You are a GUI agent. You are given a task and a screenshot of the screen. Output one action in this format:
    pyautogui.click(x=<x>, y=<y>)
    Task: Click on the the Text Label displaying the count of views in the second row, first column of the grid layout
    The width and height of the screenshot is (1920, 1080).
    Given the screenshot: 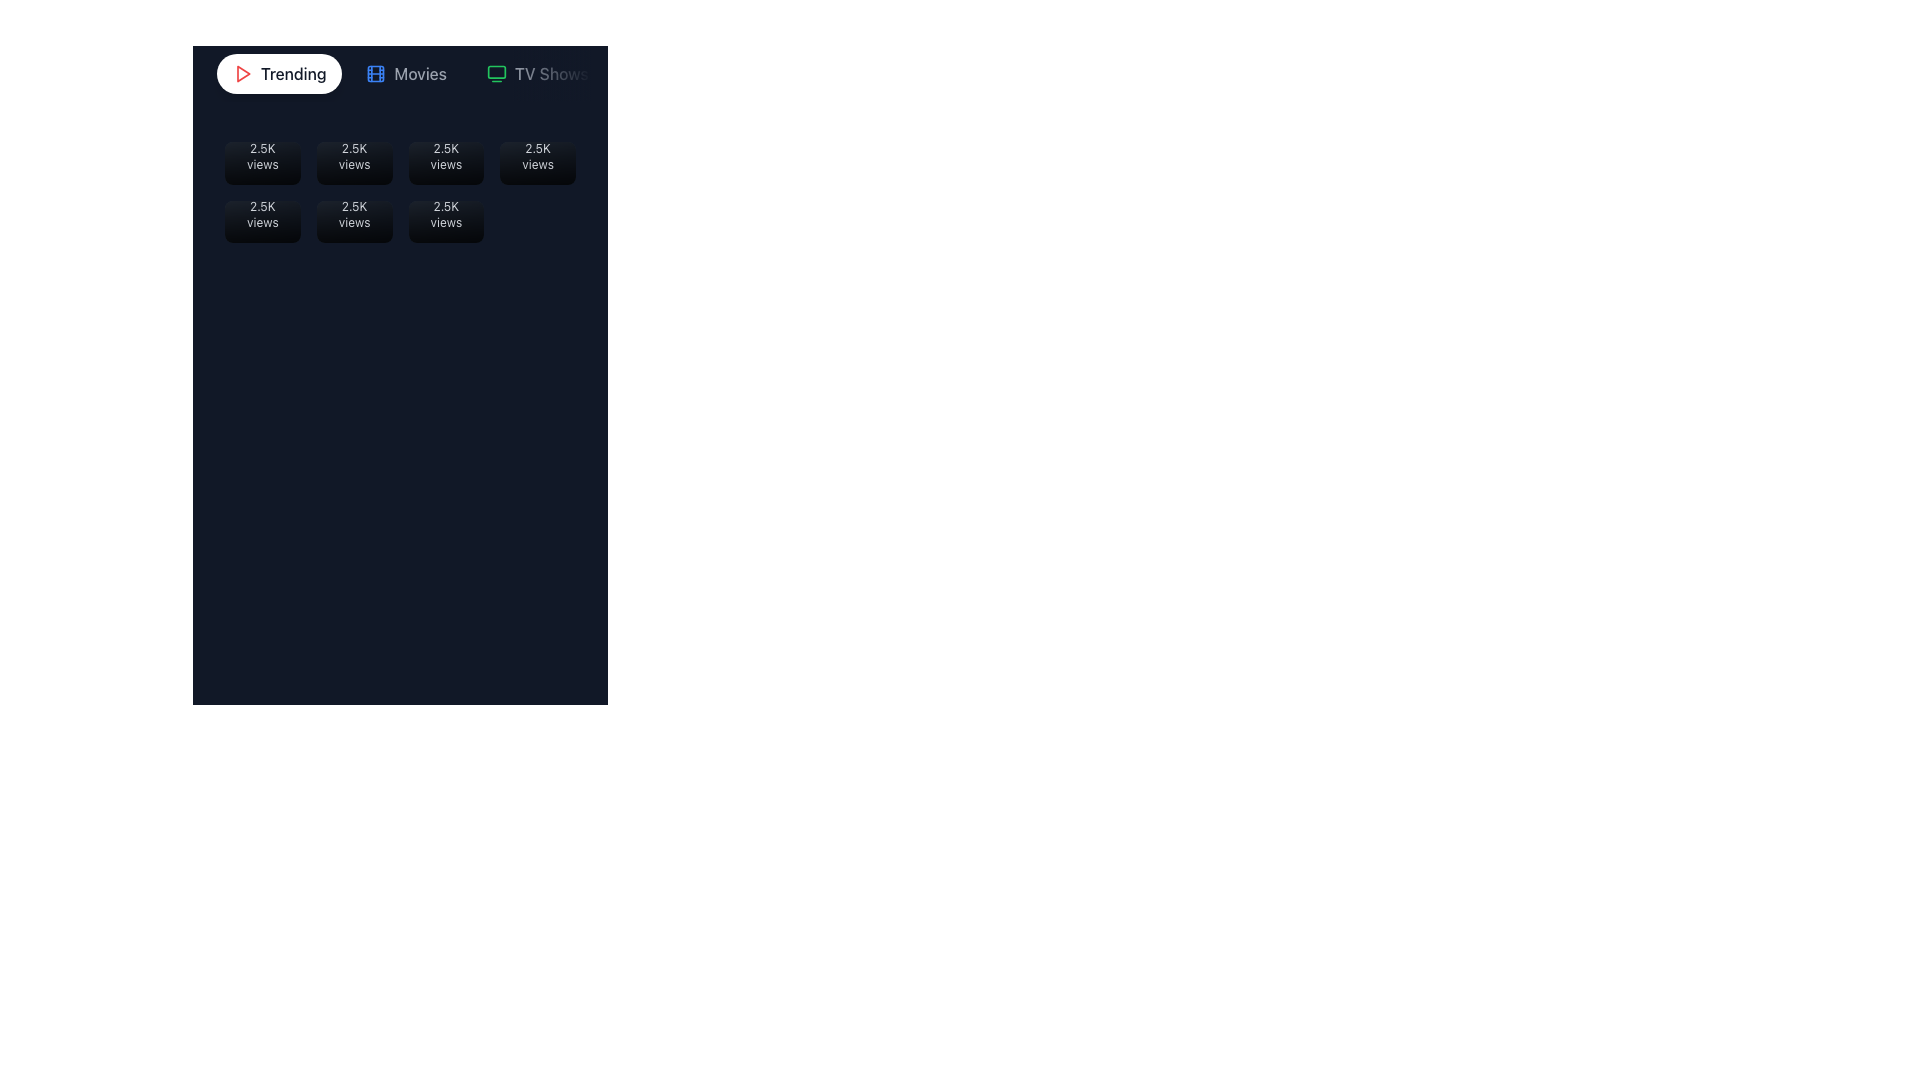 What is the action you would take?
    pyautogui.click(x=261, y=221)
    